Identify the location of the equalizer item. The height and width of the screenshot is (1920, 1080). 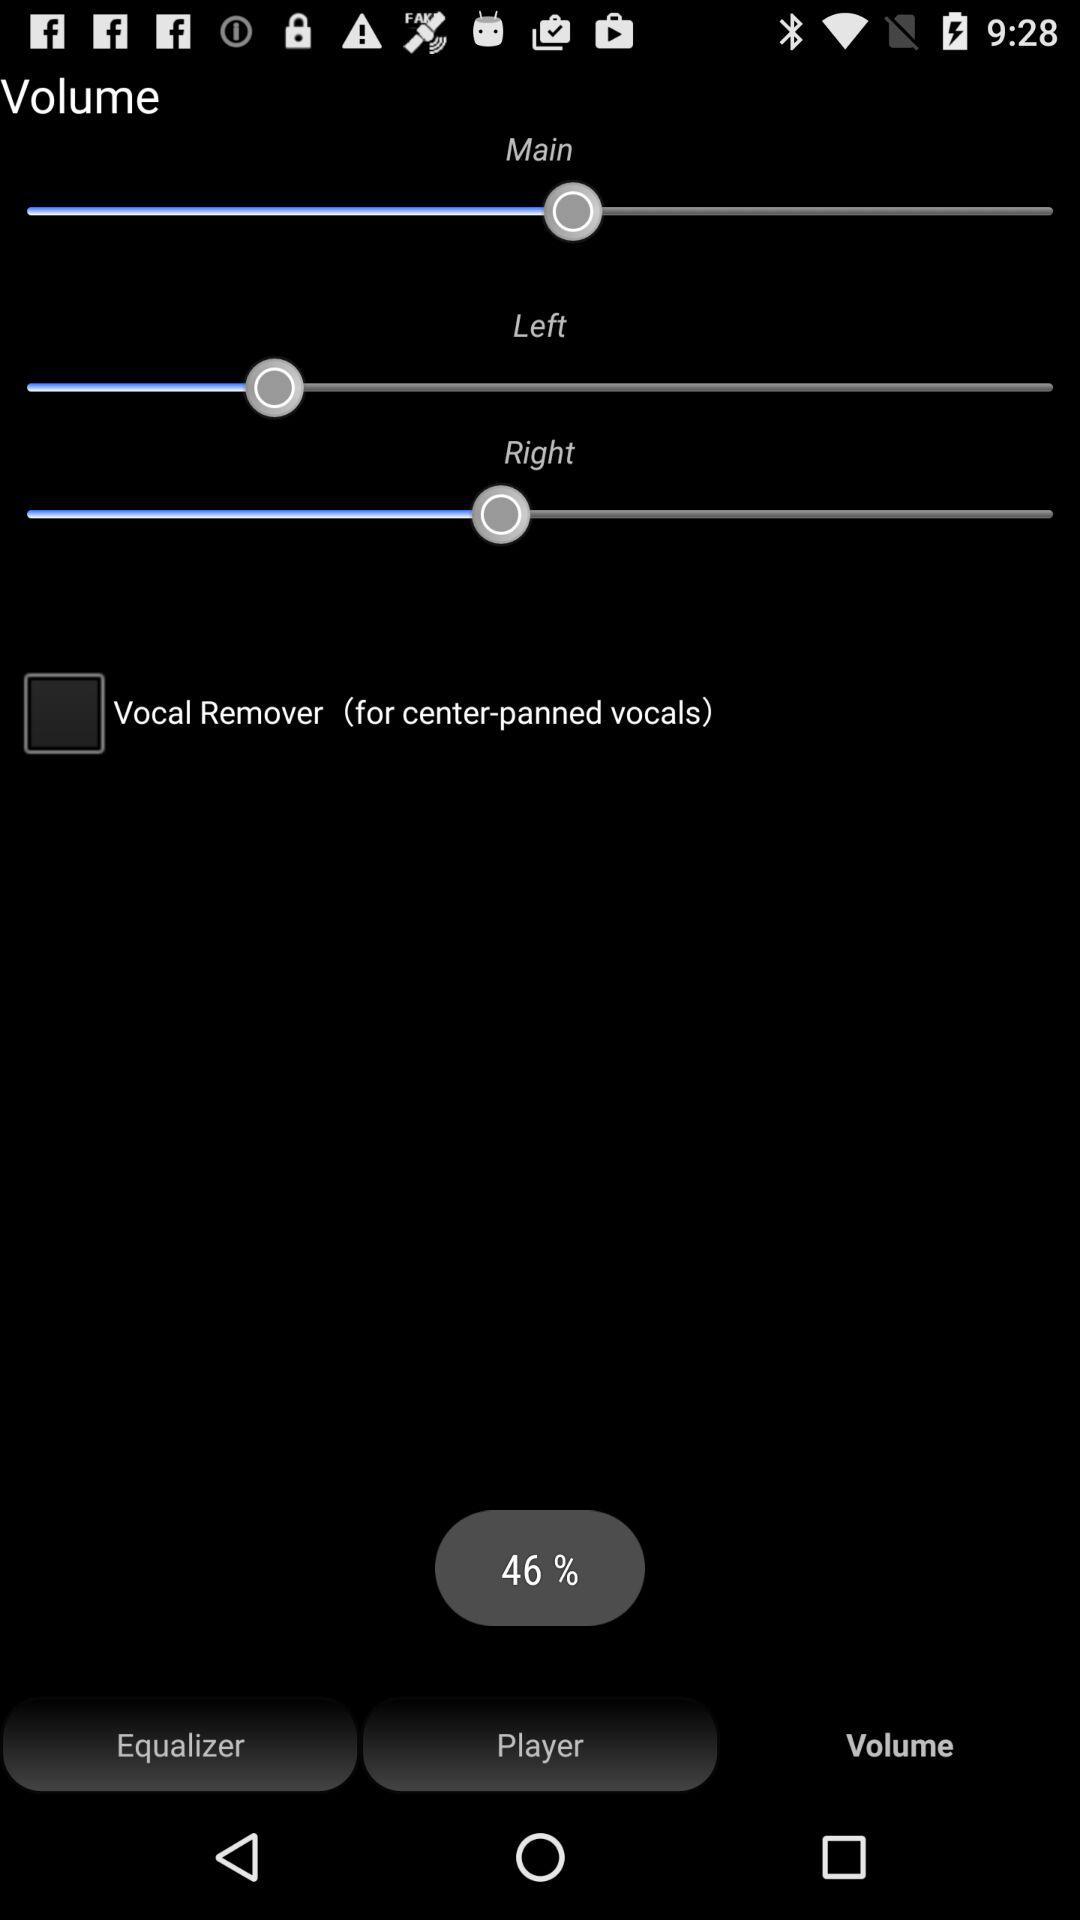
(180, 1744).